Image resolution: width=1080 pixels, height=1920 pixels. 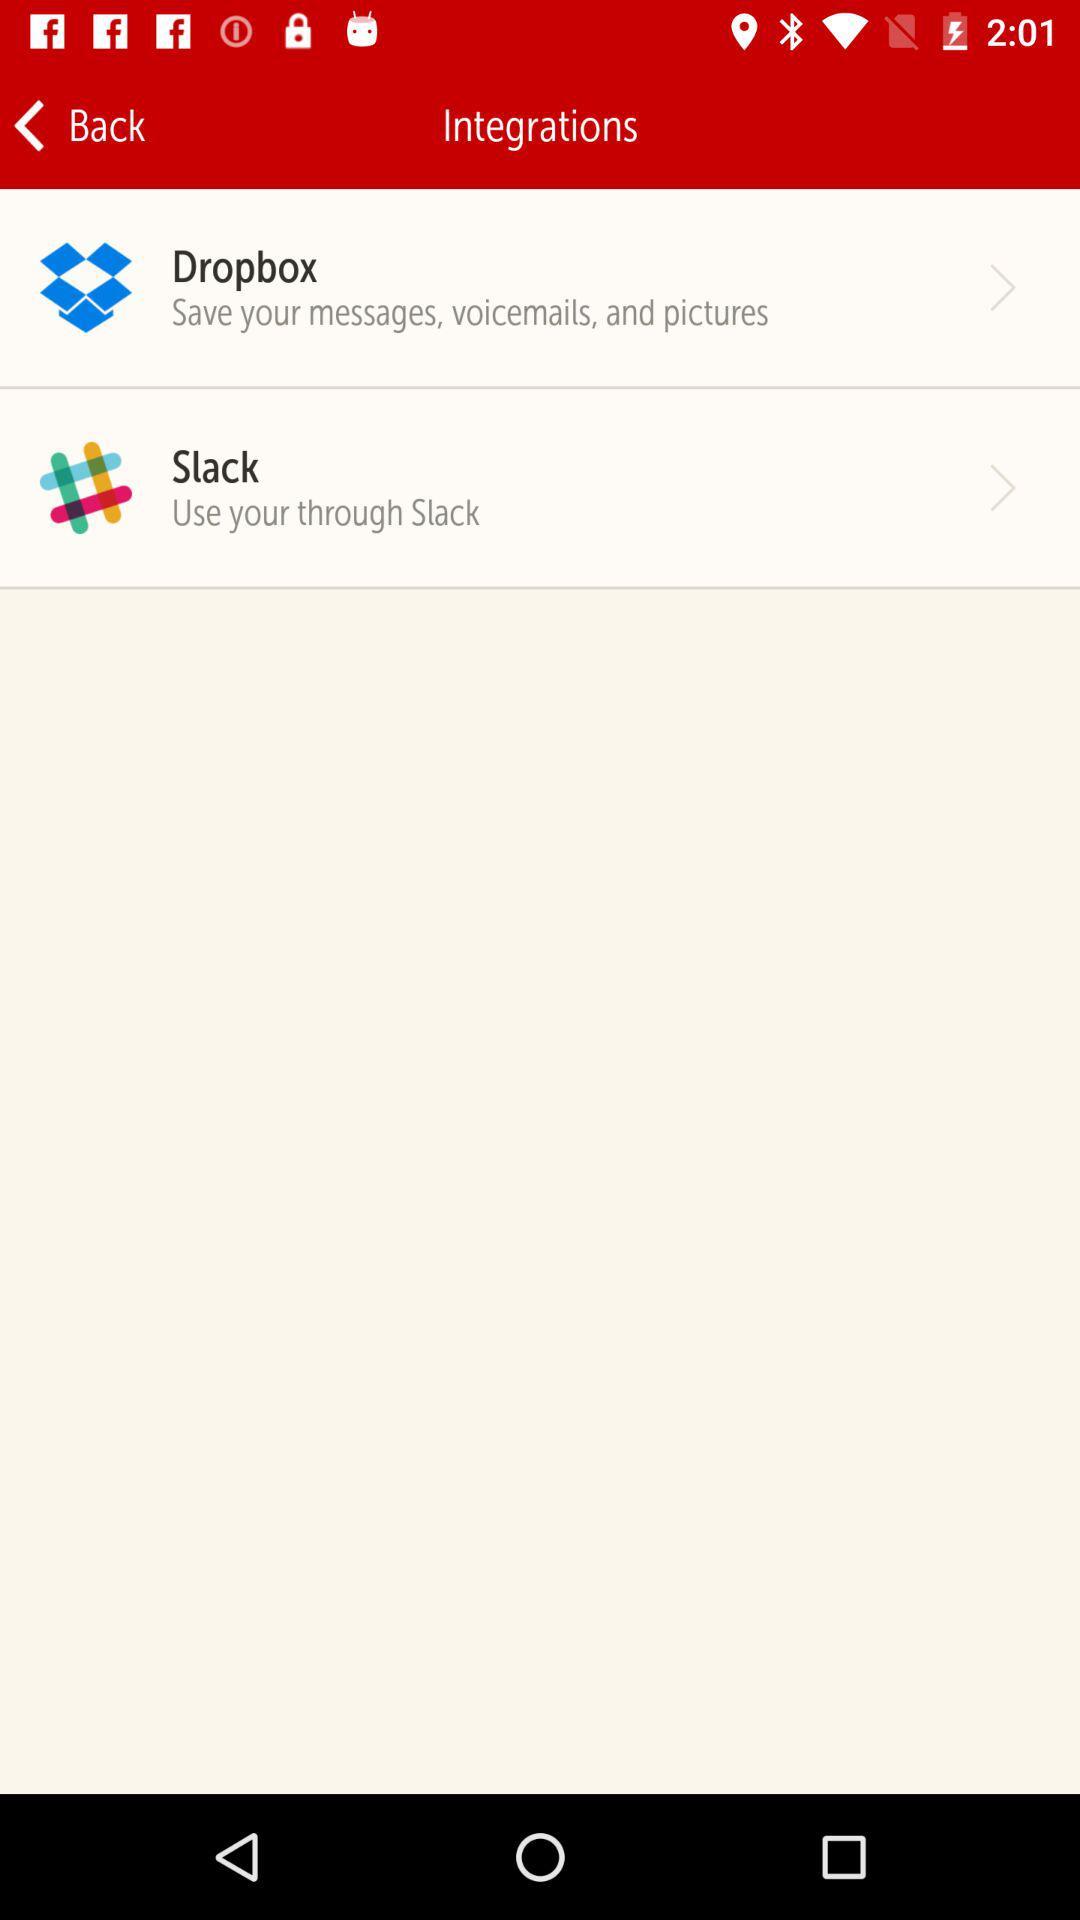 What do you see at coordinates (243, 265) in the screenshot?
I see `the dropbox` at bounding box center [243, 265].